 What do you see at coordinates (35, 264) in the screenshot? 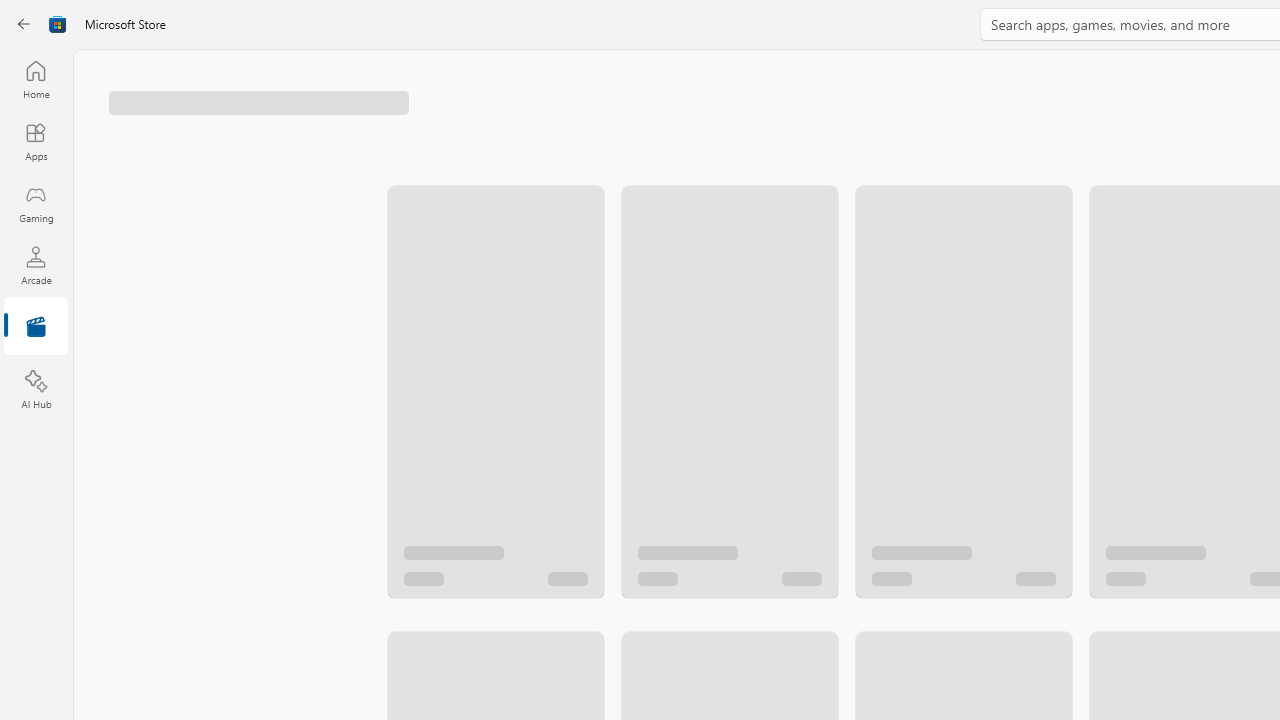
I see `'Arcade'` at bounding box center [35, 264].